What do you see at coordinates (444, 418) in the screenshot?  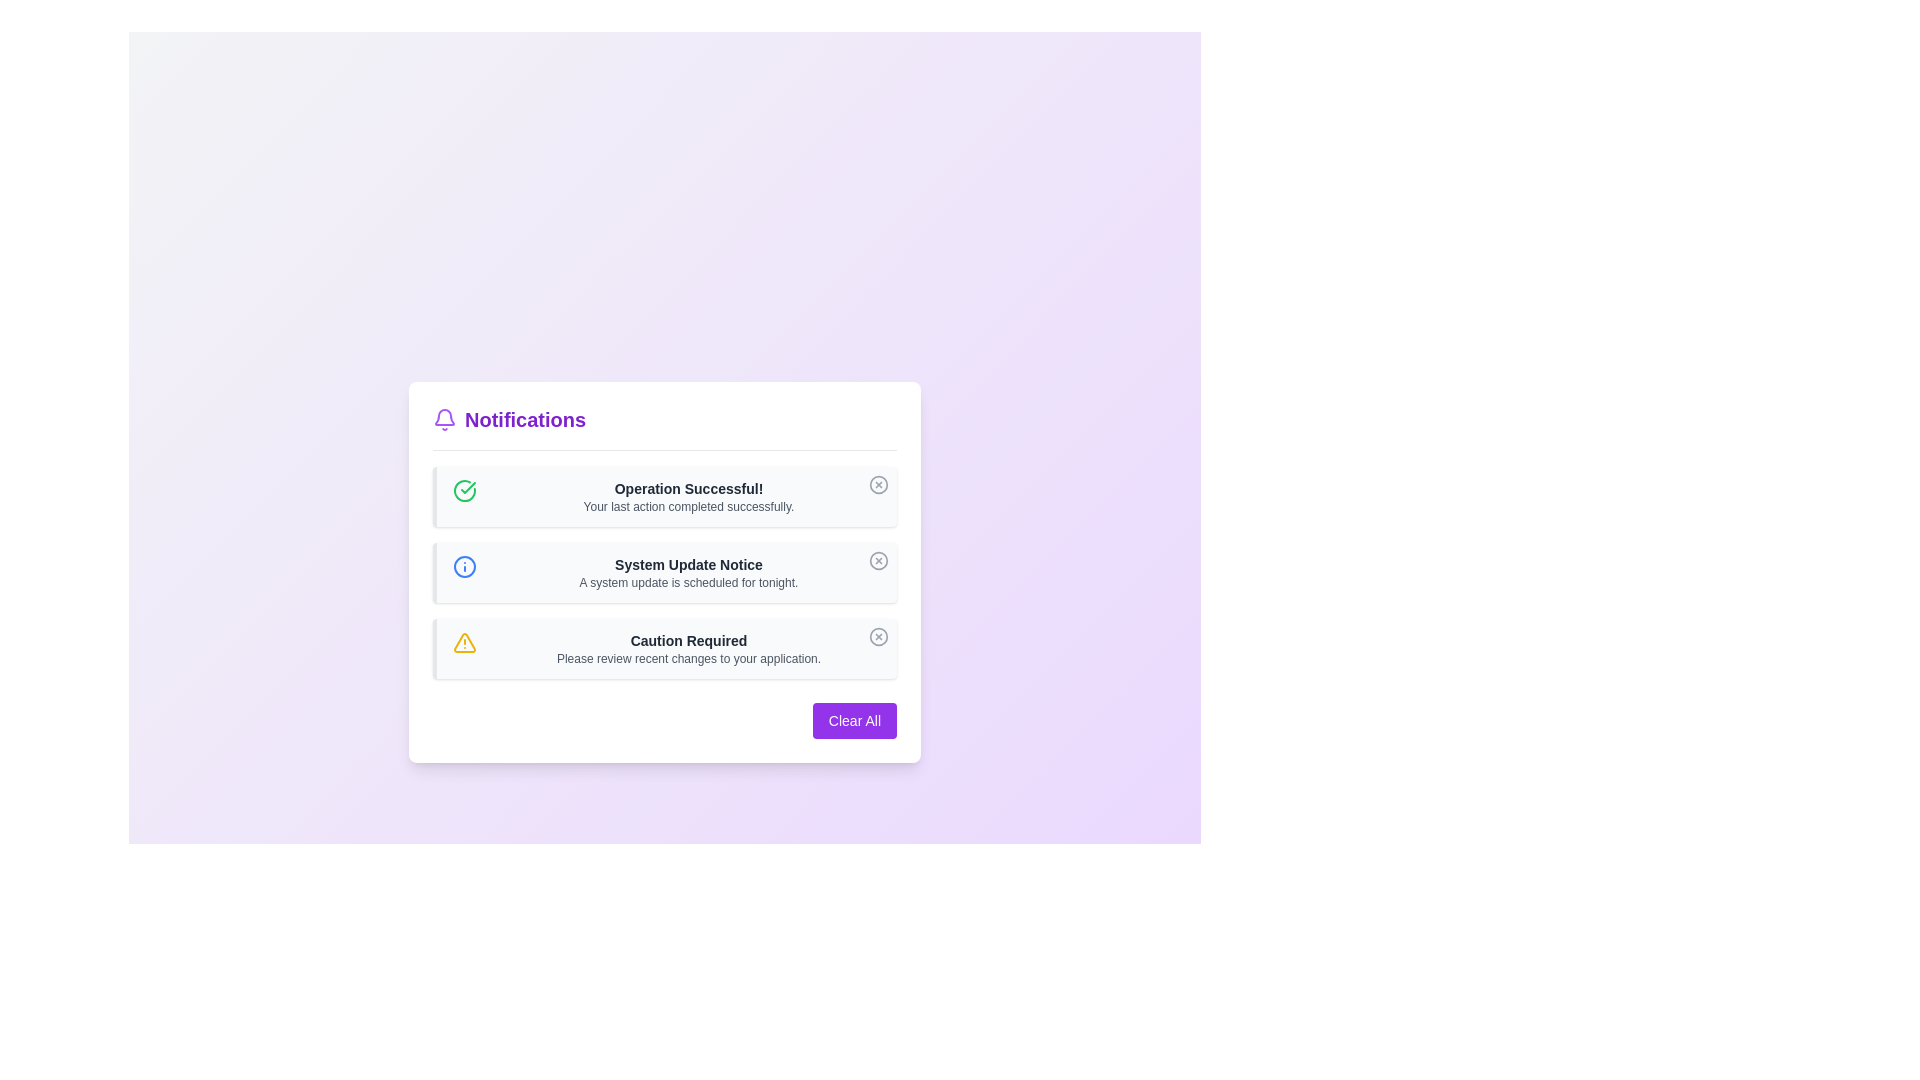 I see `the notification icon located in the top-left region of the card, positioned to the left of the 'Notifications' title` at bounding box center [444, 418].